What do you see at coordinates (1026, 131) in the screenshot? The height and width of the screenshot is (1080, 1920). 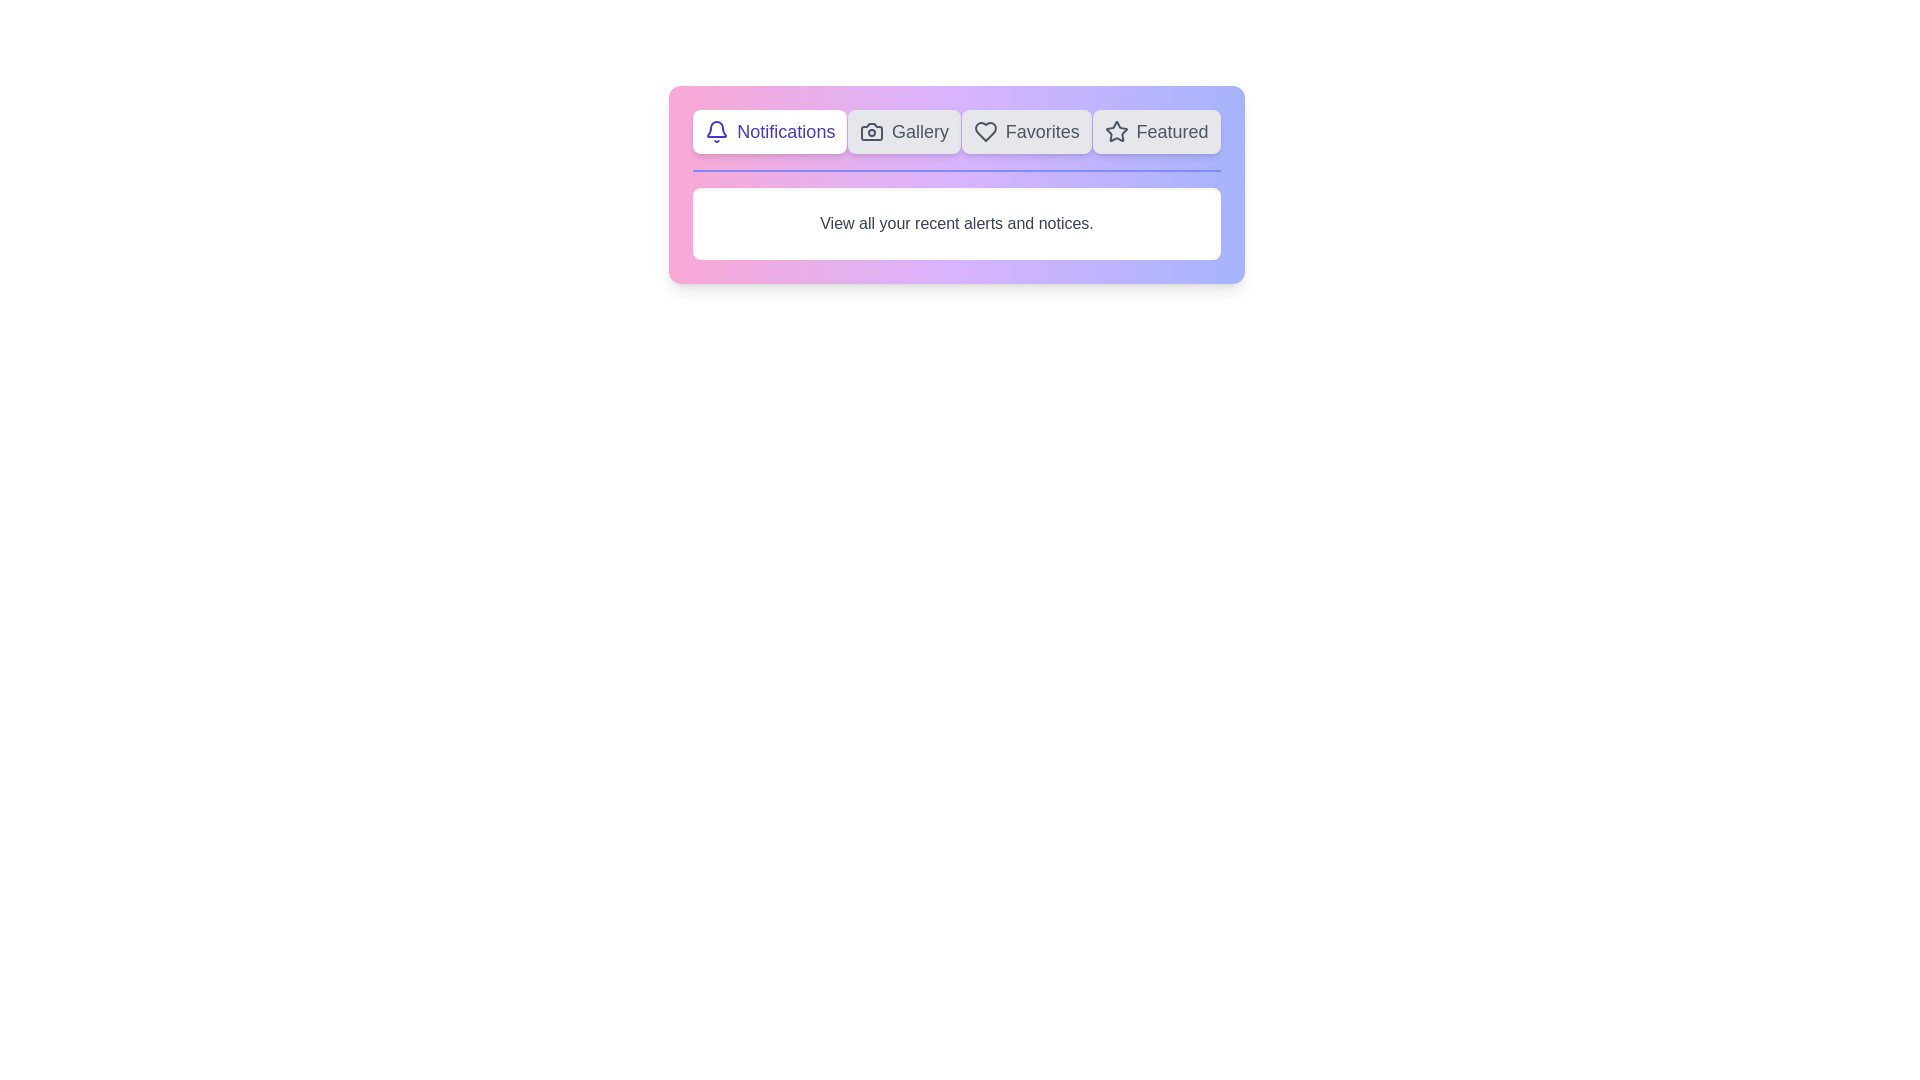 I see `the Favorites tab by clicking on its button` at bounding box center [1026, 131].